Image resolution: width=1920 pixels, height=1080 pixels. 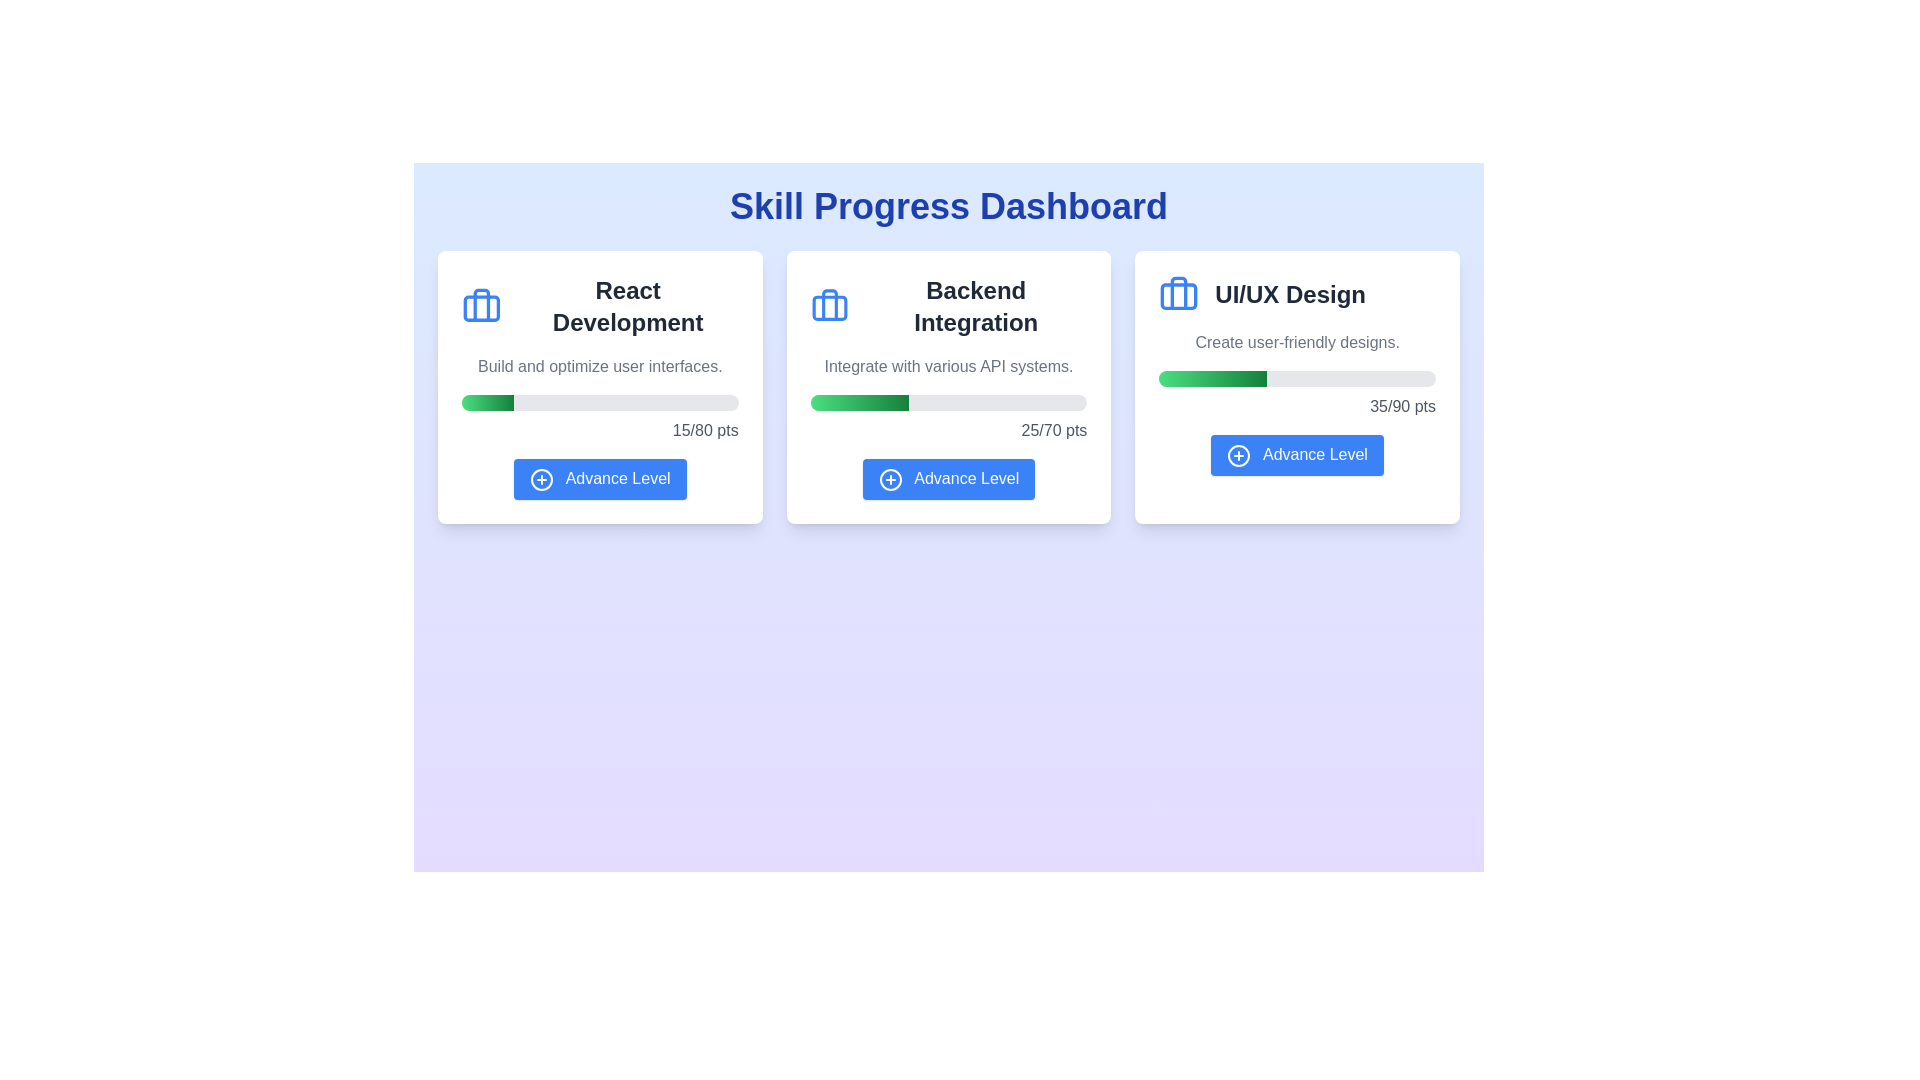 What do you see at coordinates (487, 402) in the screenshot?
I see `the Progress Indicator (Bar) which is a horizontal gradient bar transitioning from light green to dark green, located within the 'React Development' card under 'Skill Progress Dashboard'` at bounding box center [487, 402].